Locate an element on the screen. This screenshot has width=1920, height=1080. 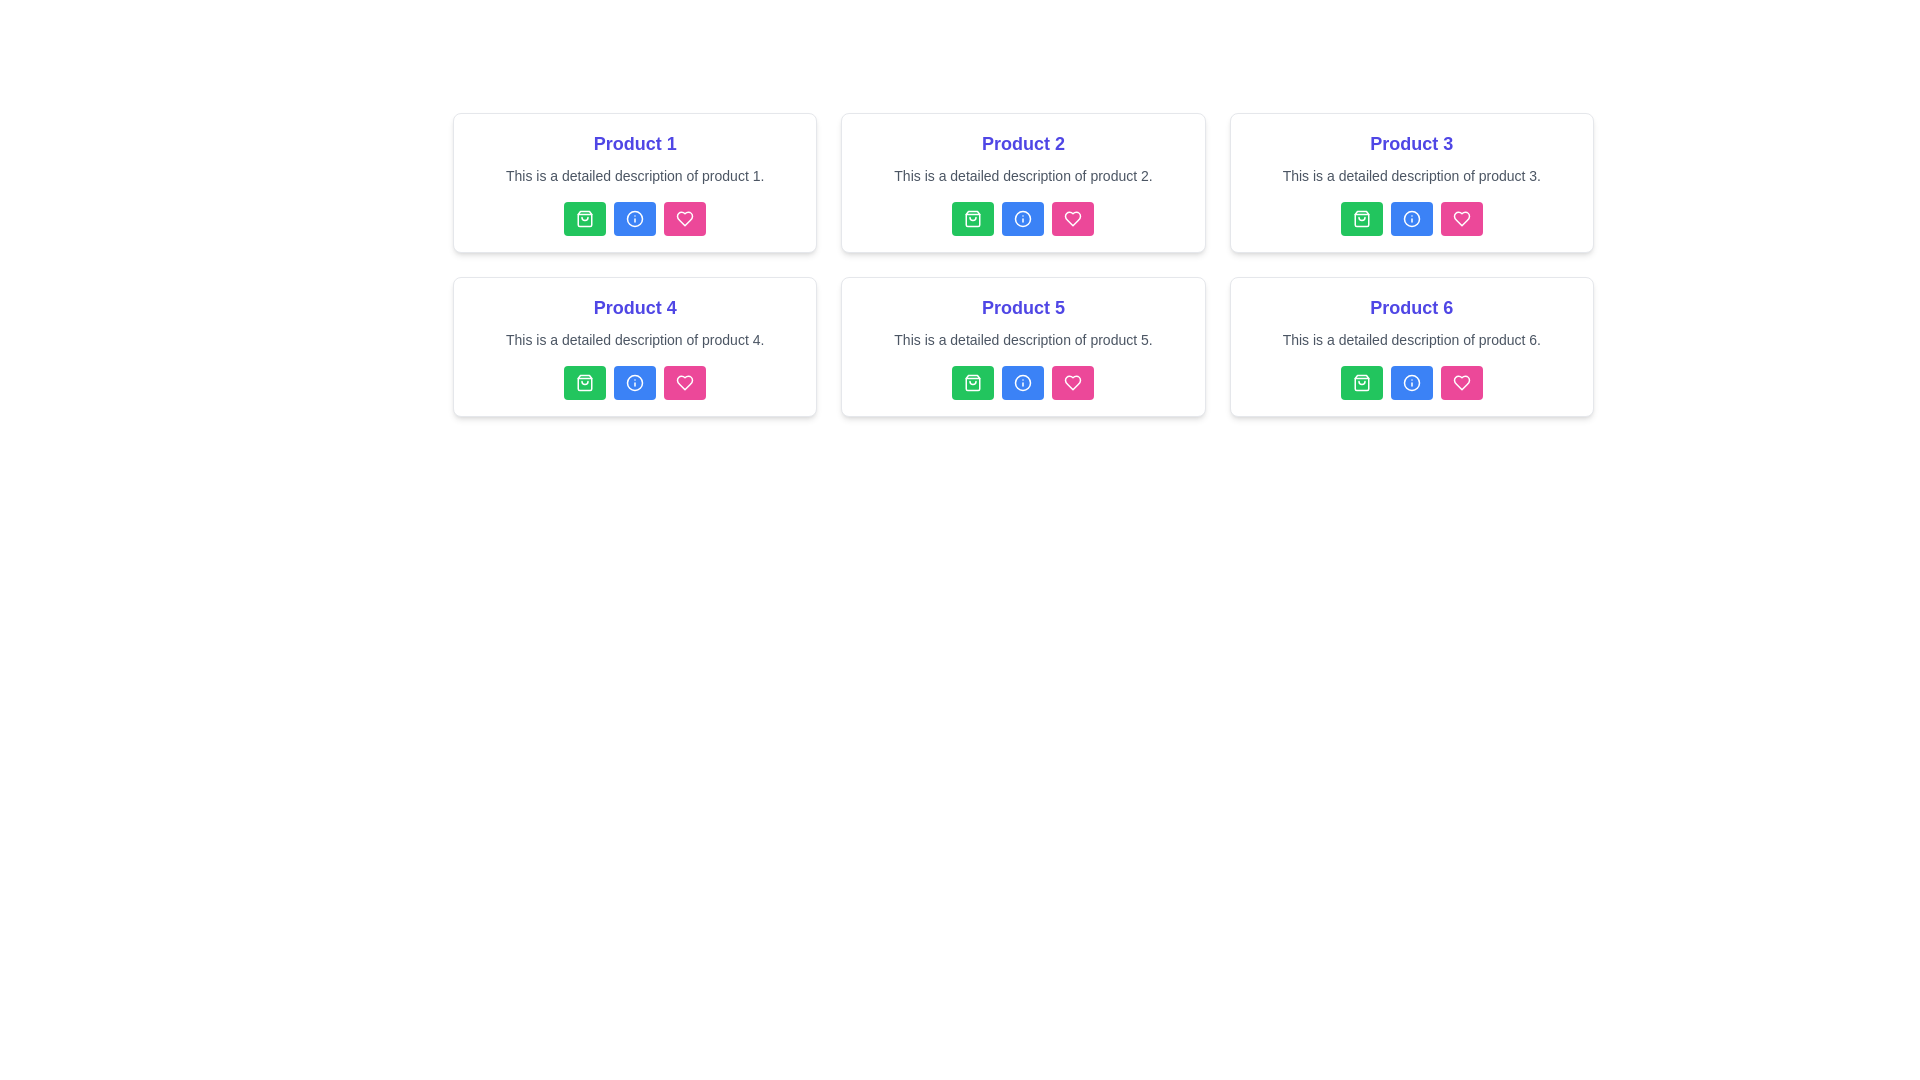
the shopping bag icon with a green background, located in the third button of the interactive options for 'Product 6' is located at coordinates (1360, 382).